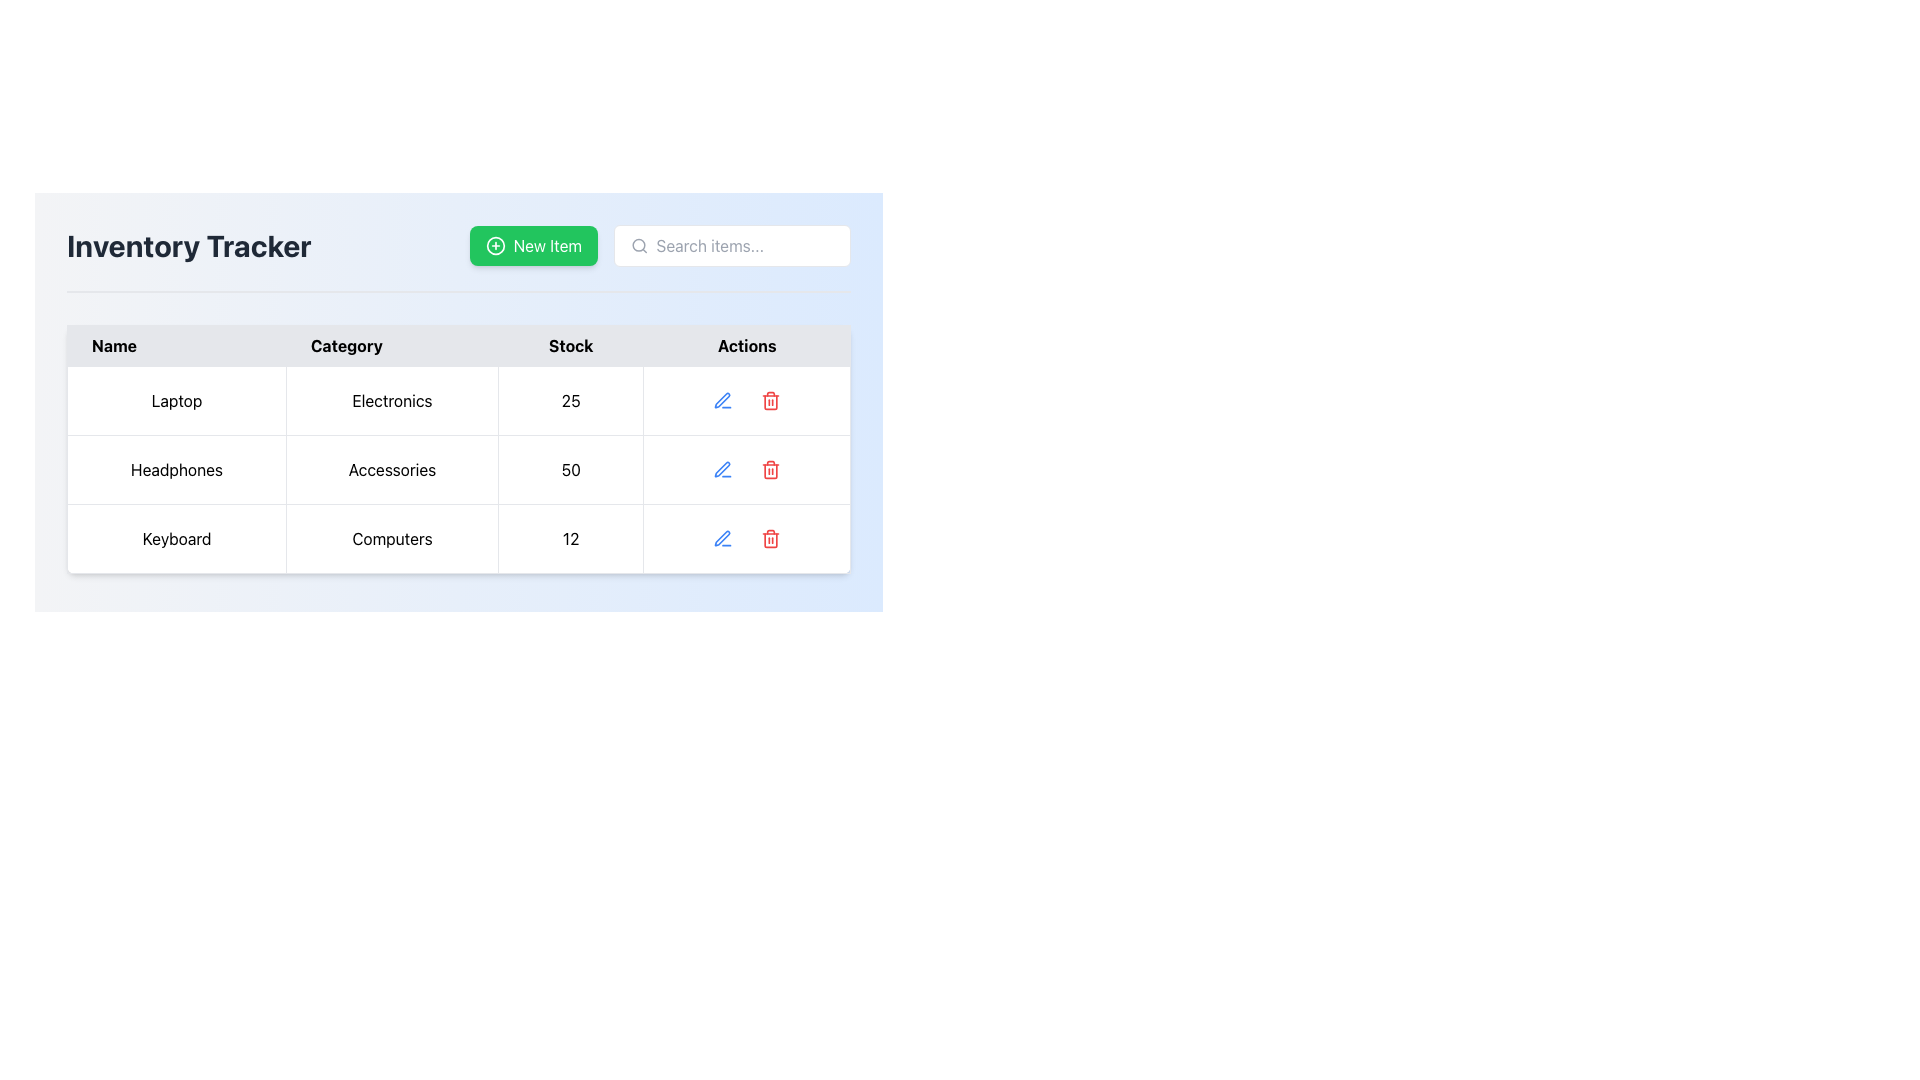 This screenshot has height=1080, width=1920. What do you see at coordinates (638, 245) in the screenshot?
I see `the search icon located at the leftmost part of the search bar component, which serves as a visual indicator for the search function` at bounding box center [638, 245].